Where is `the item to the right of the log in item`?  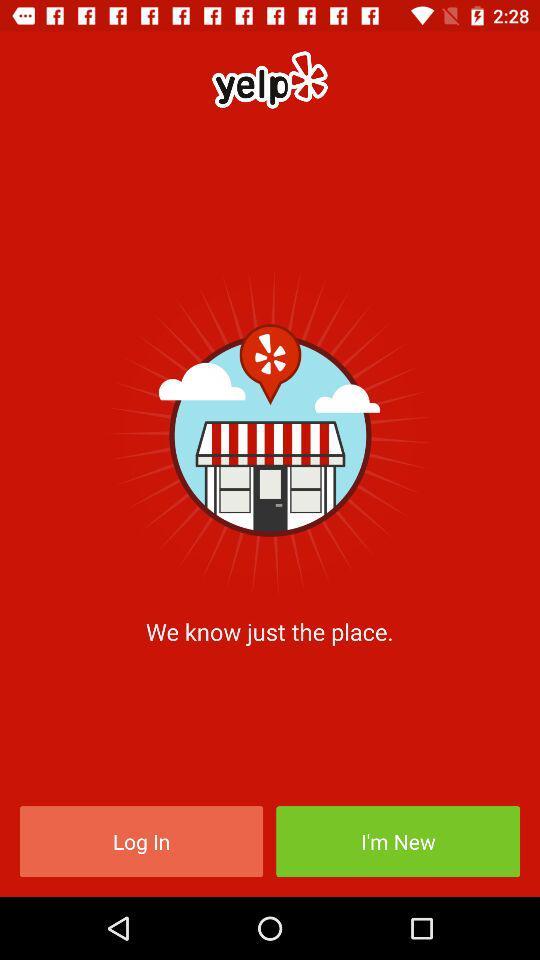 the item to the right of the log in item is located at coordinates (398, 840).